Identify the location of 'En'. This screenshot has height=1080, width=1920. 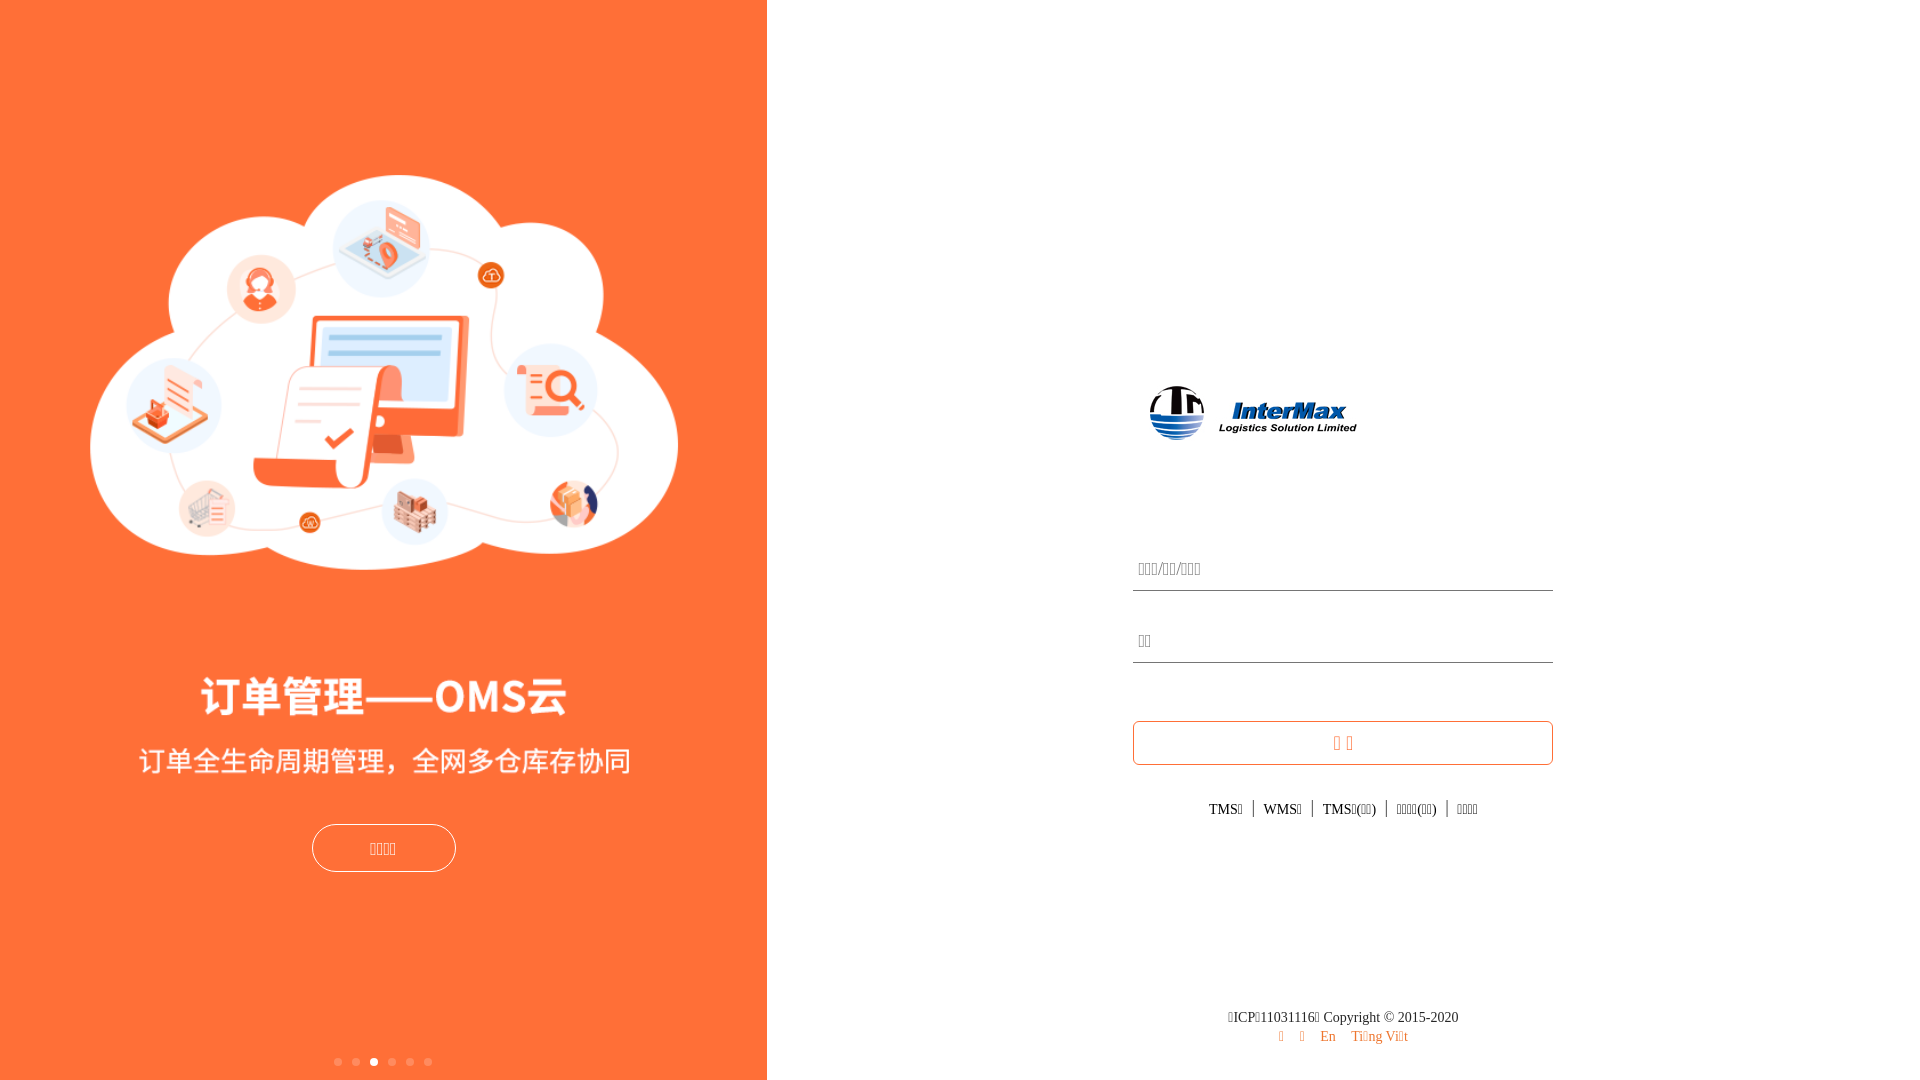
(1328, 1035).